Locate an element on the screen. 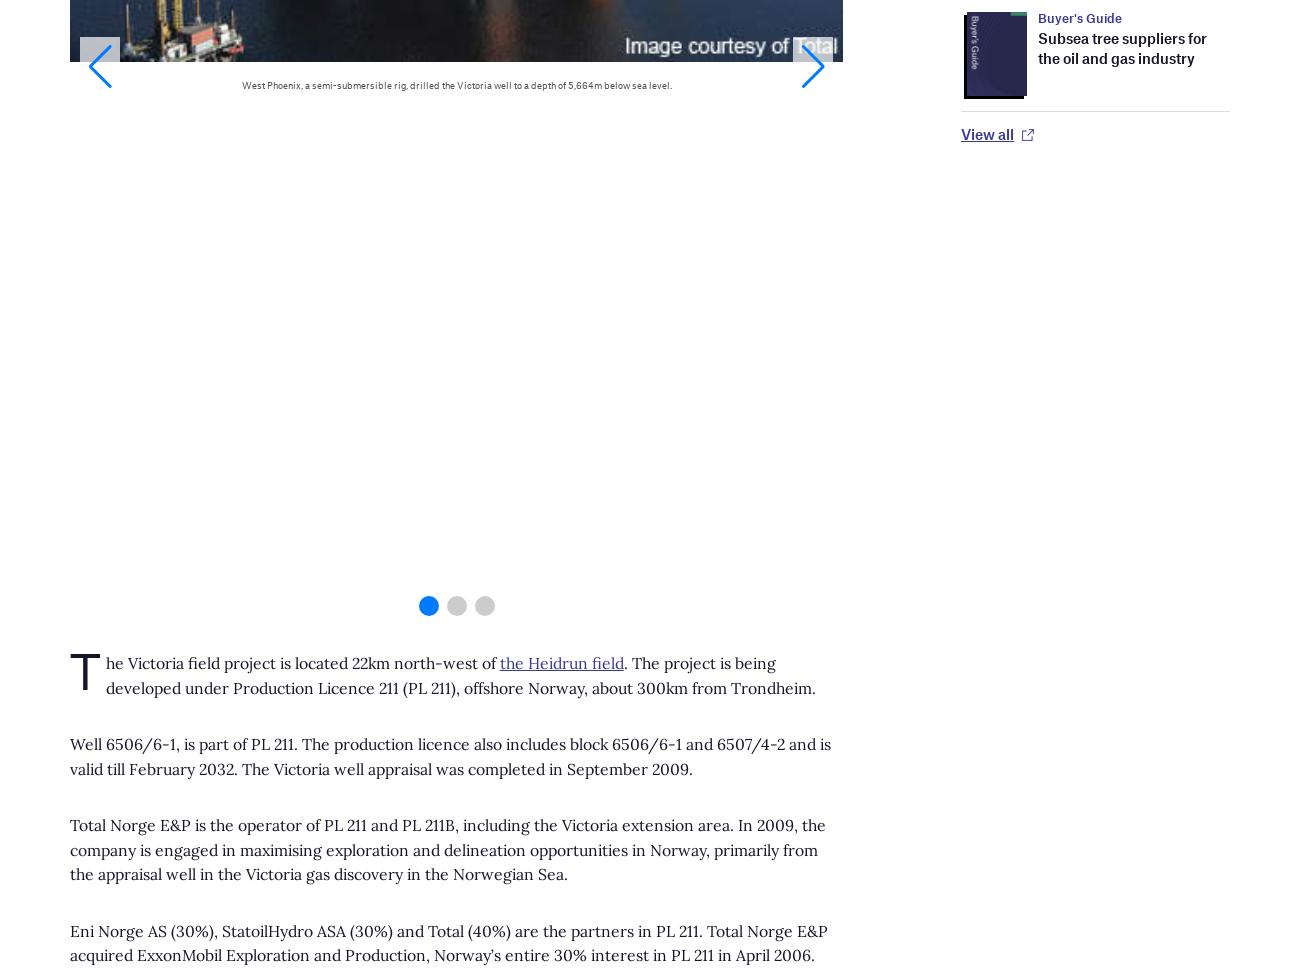 The image size is (1300, 968). 'close' is located at coordinates (1241, 50).